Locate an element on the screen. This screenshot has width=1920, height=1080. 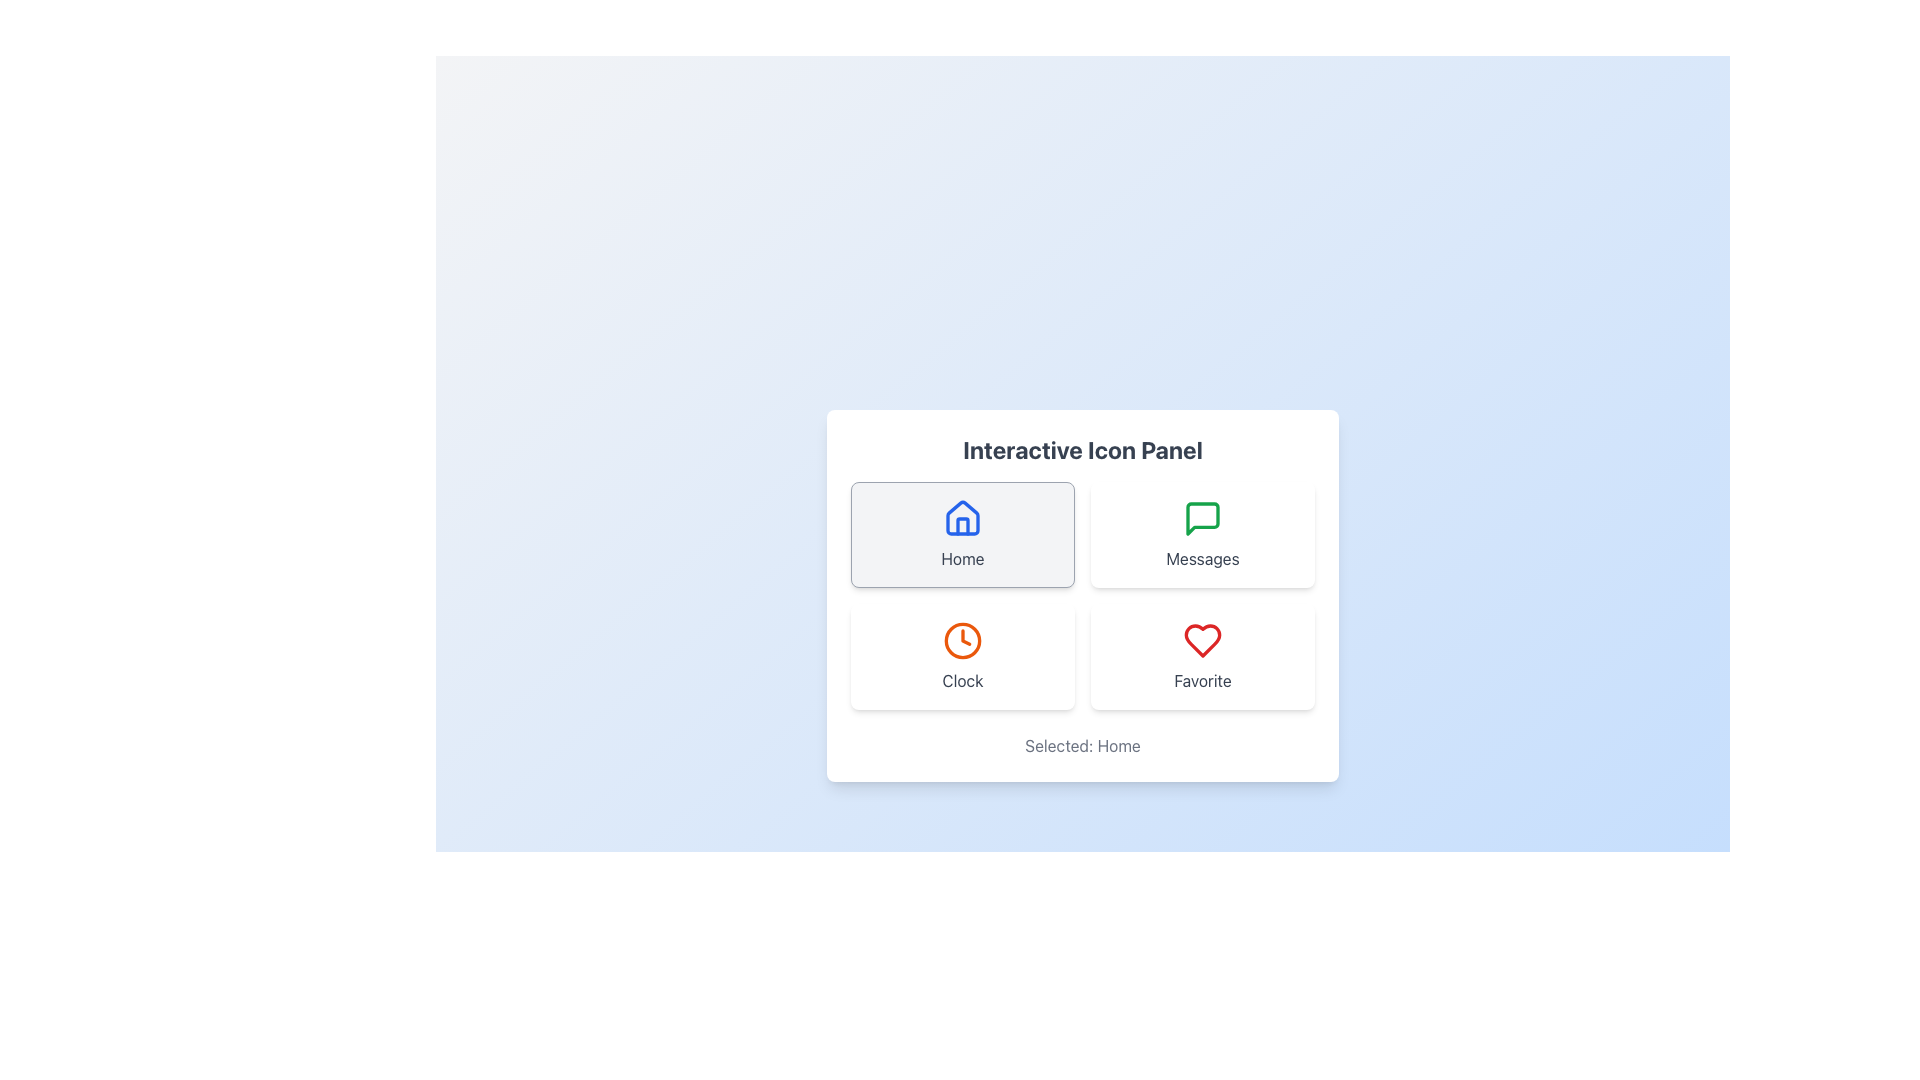
the Text label located at the bottom of the 'Favorite' card, which identifies the card's purpose related to the 'Favorite' functionality is located at coordinates (1202, 680).